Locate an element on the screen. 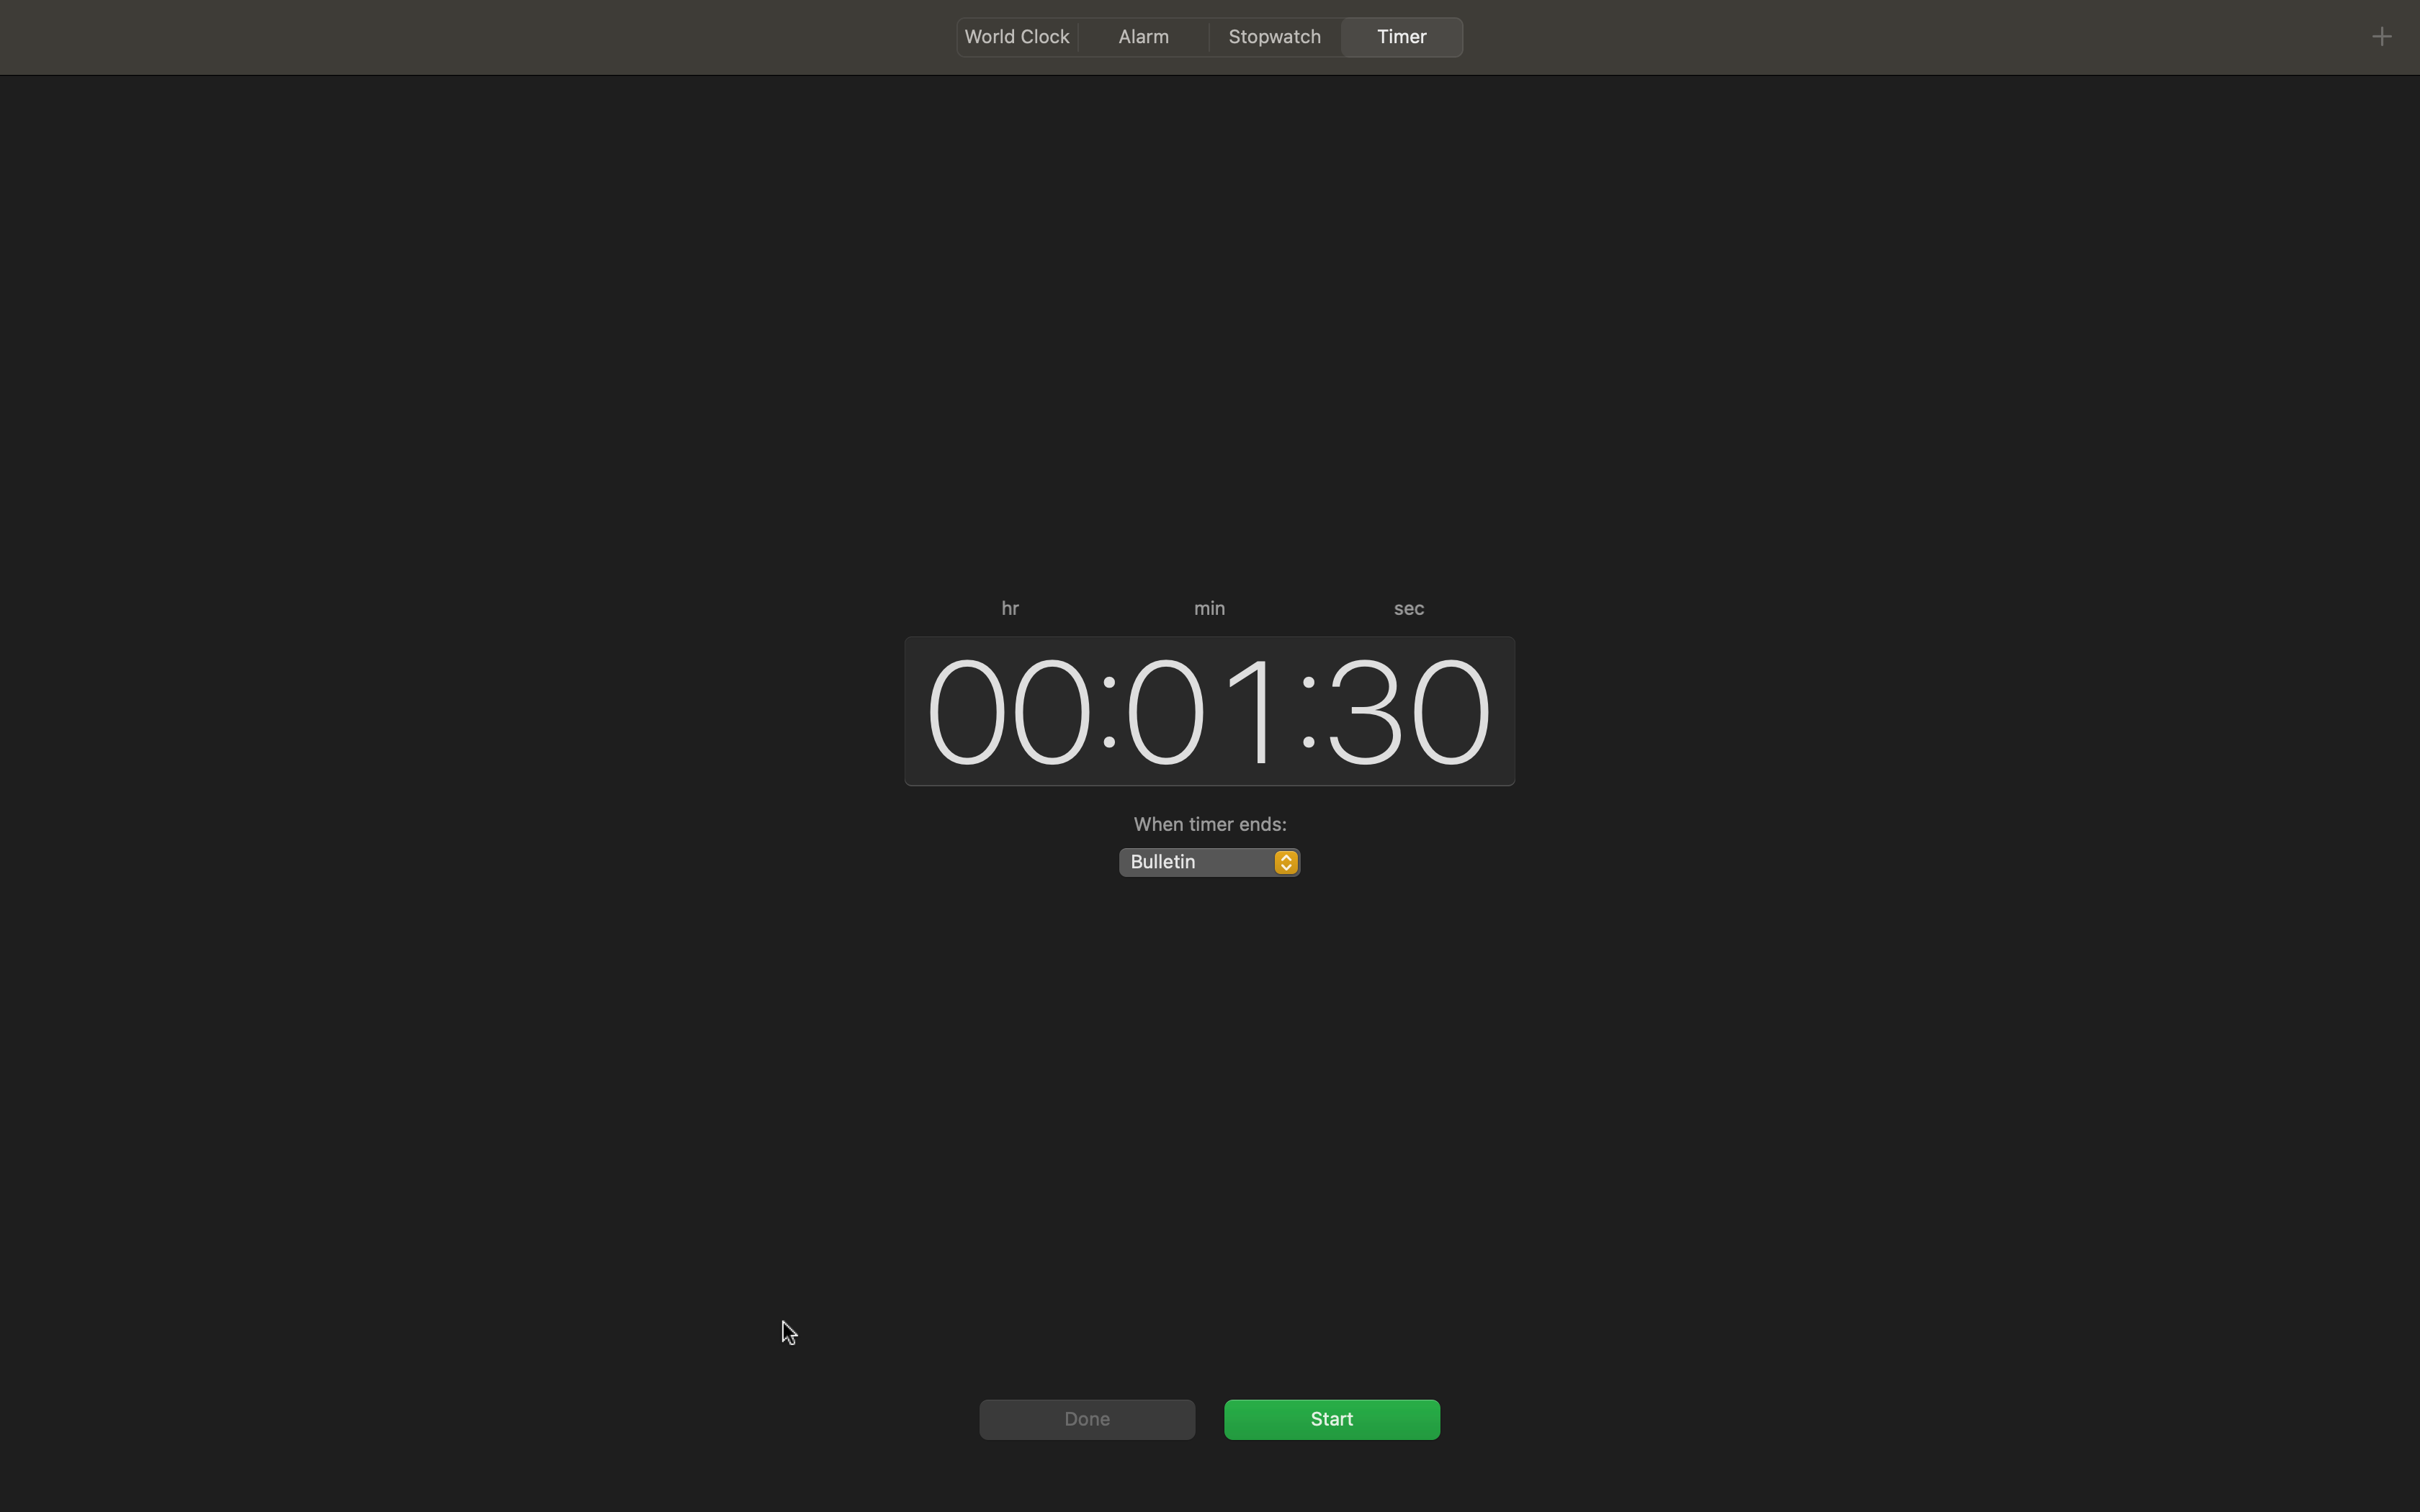 This screenshot has height=1512, width=2420. the minute counter to 15 is located at coordinates (1201, 708).